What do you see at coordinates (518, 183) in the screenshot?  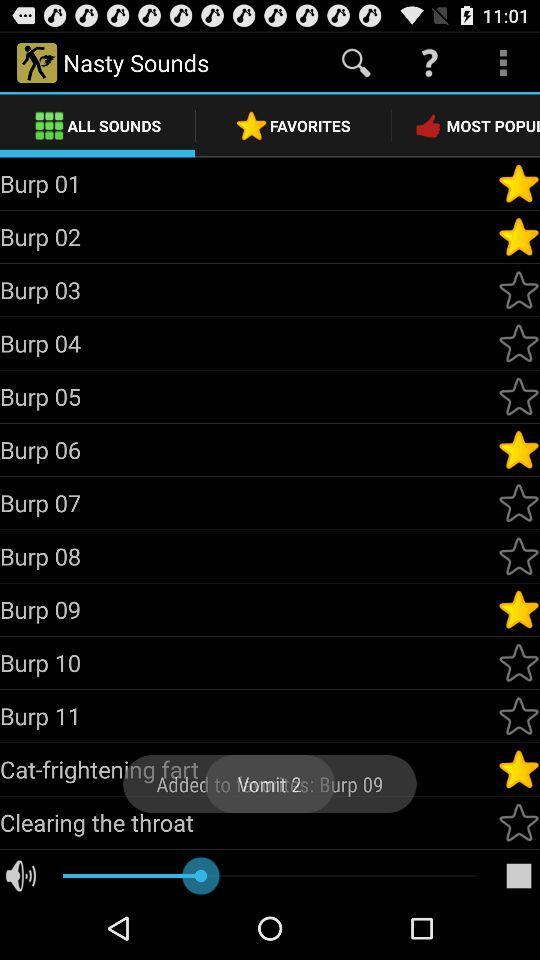 I see `good` at bounding box center [518, 183].